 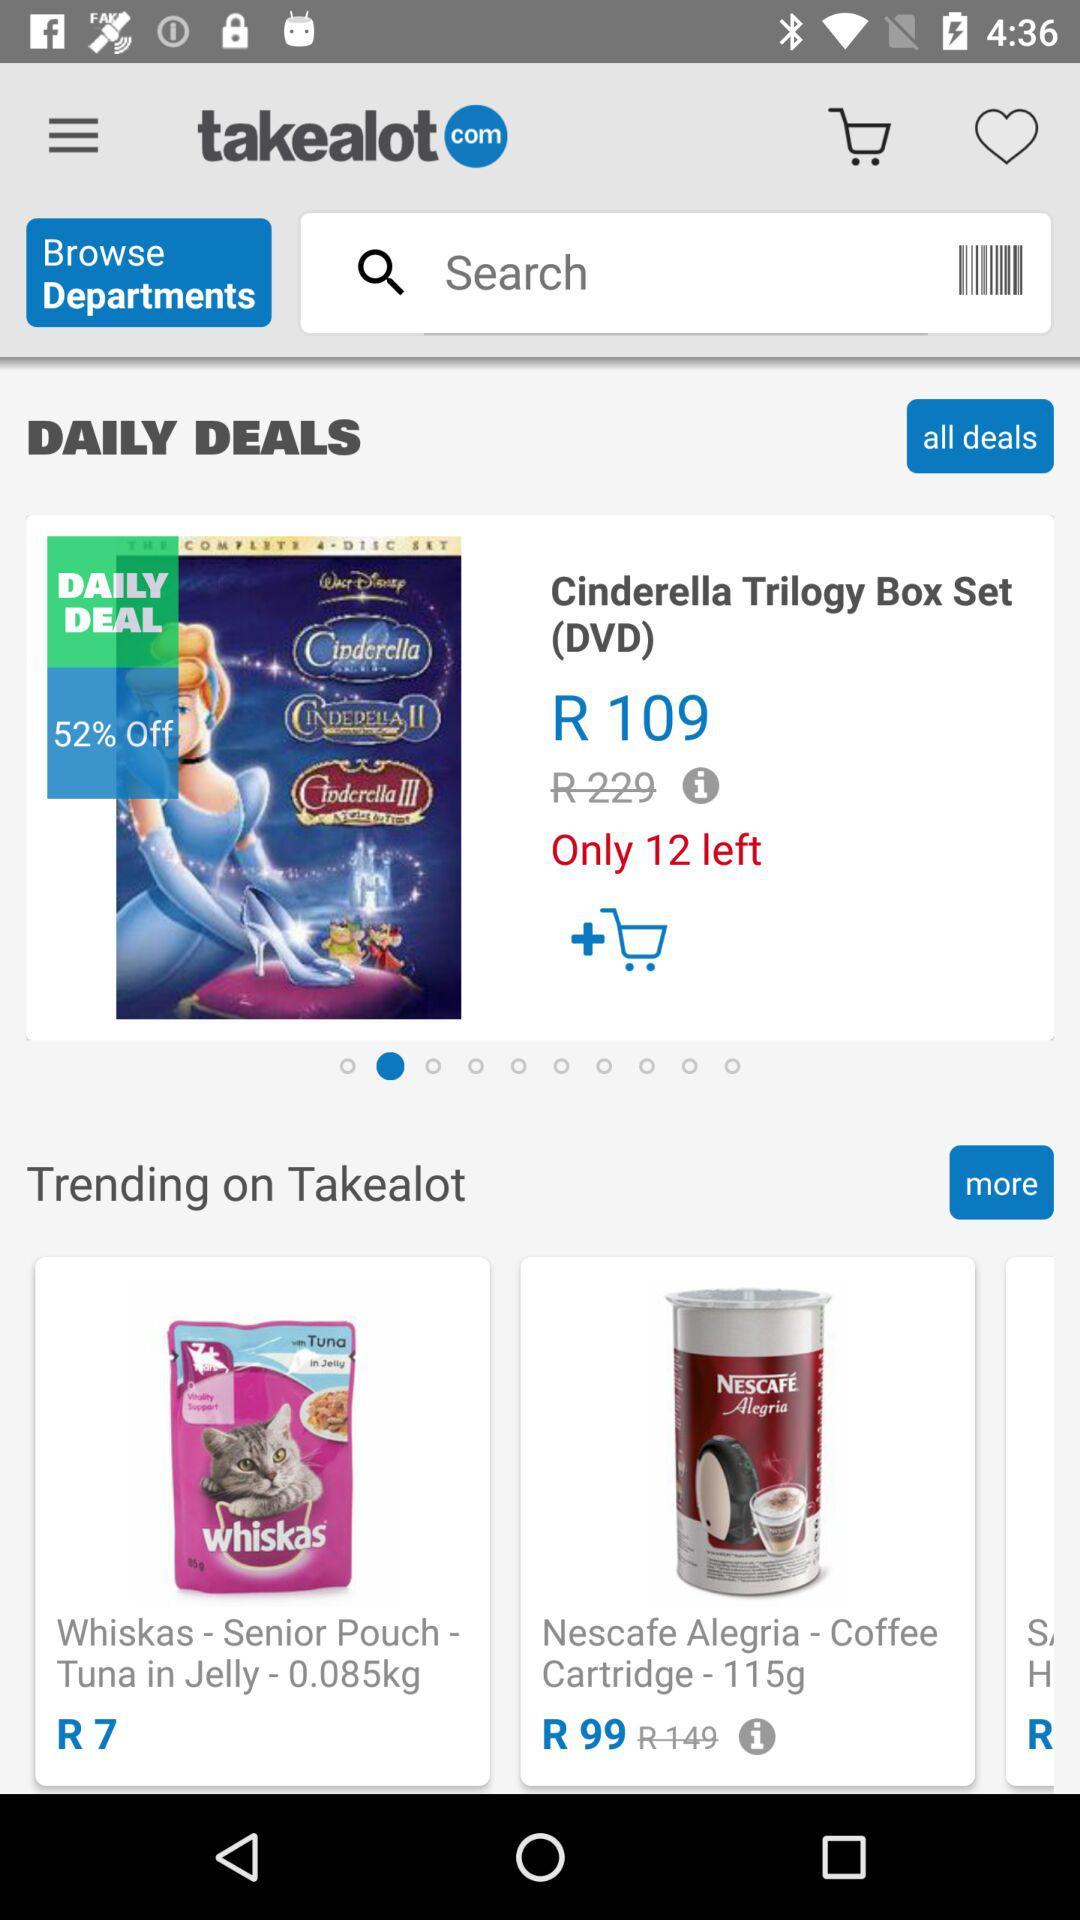 What do you see at coordinates (675, 270) in the screenshot?
I see `search button` at bounding box center [675, 270].